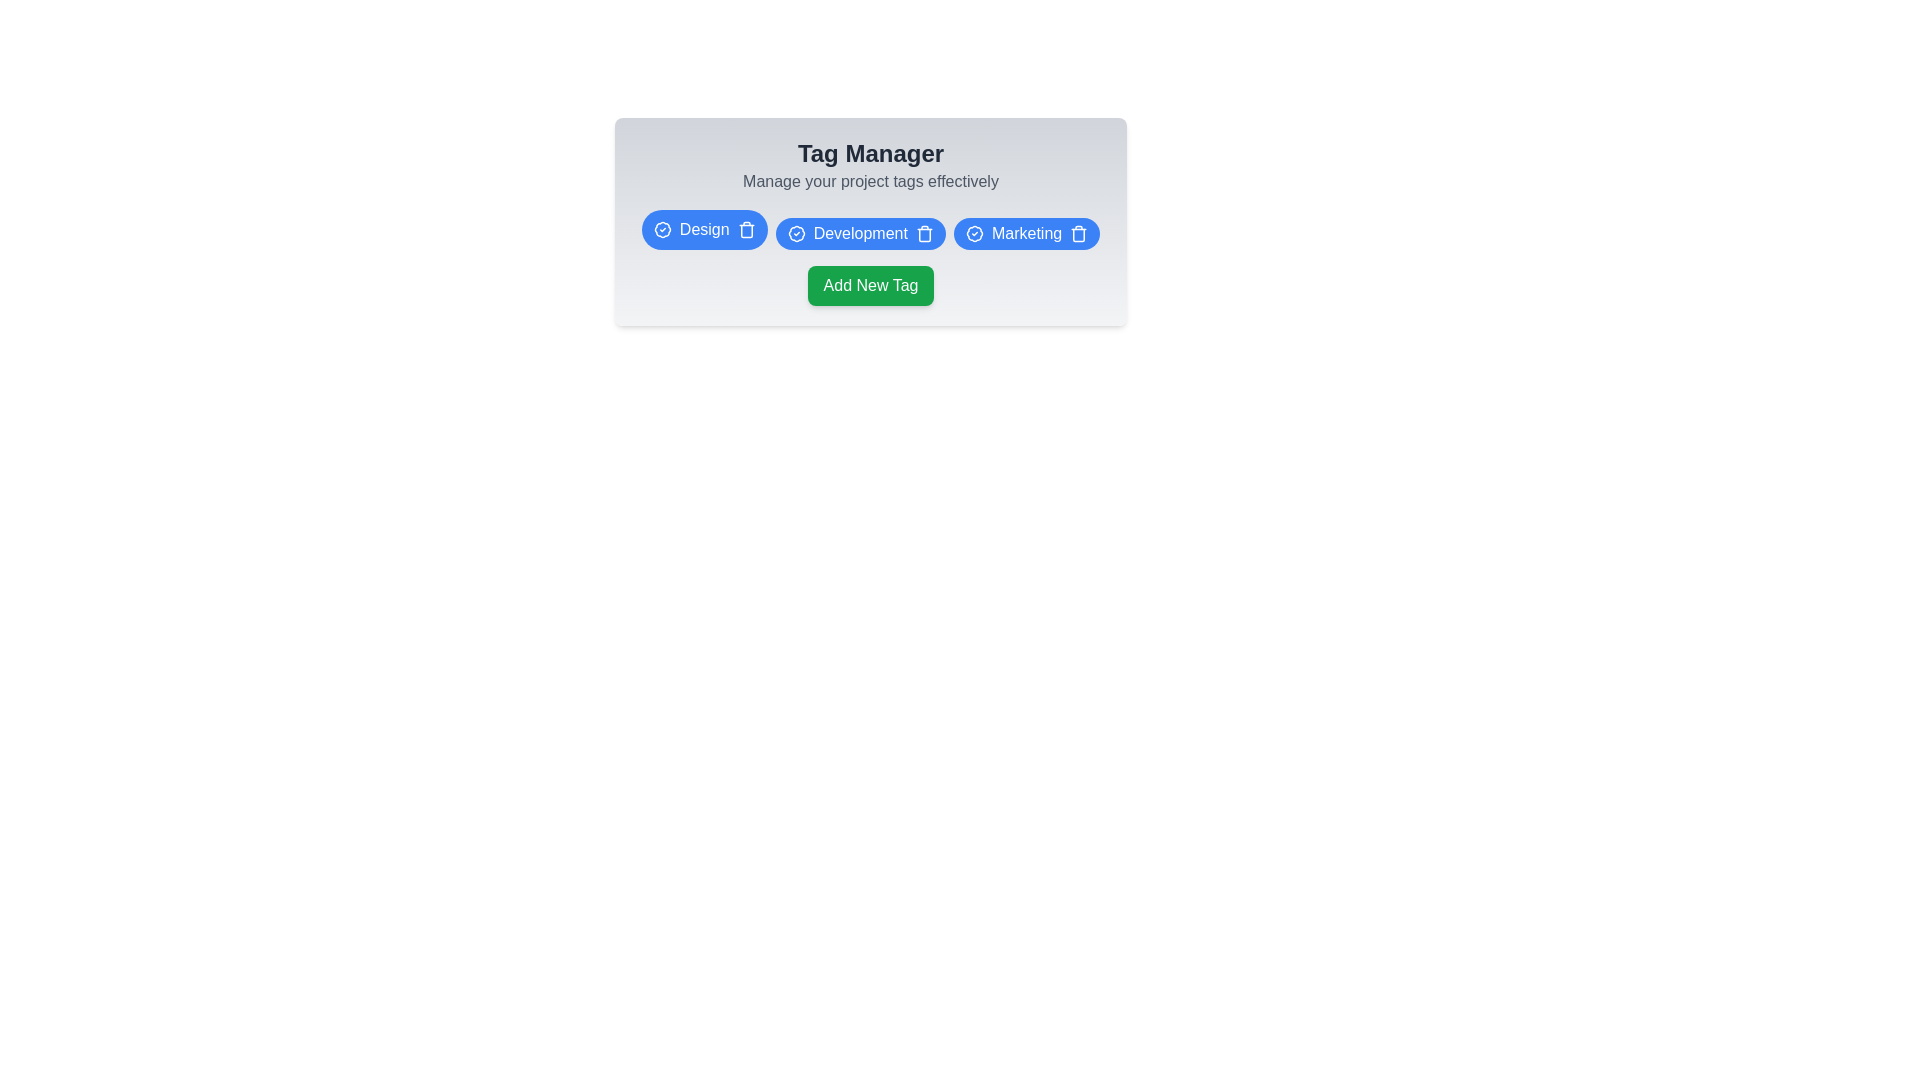  I want to click on the 'Add New Tag' button, so click(870, 285).